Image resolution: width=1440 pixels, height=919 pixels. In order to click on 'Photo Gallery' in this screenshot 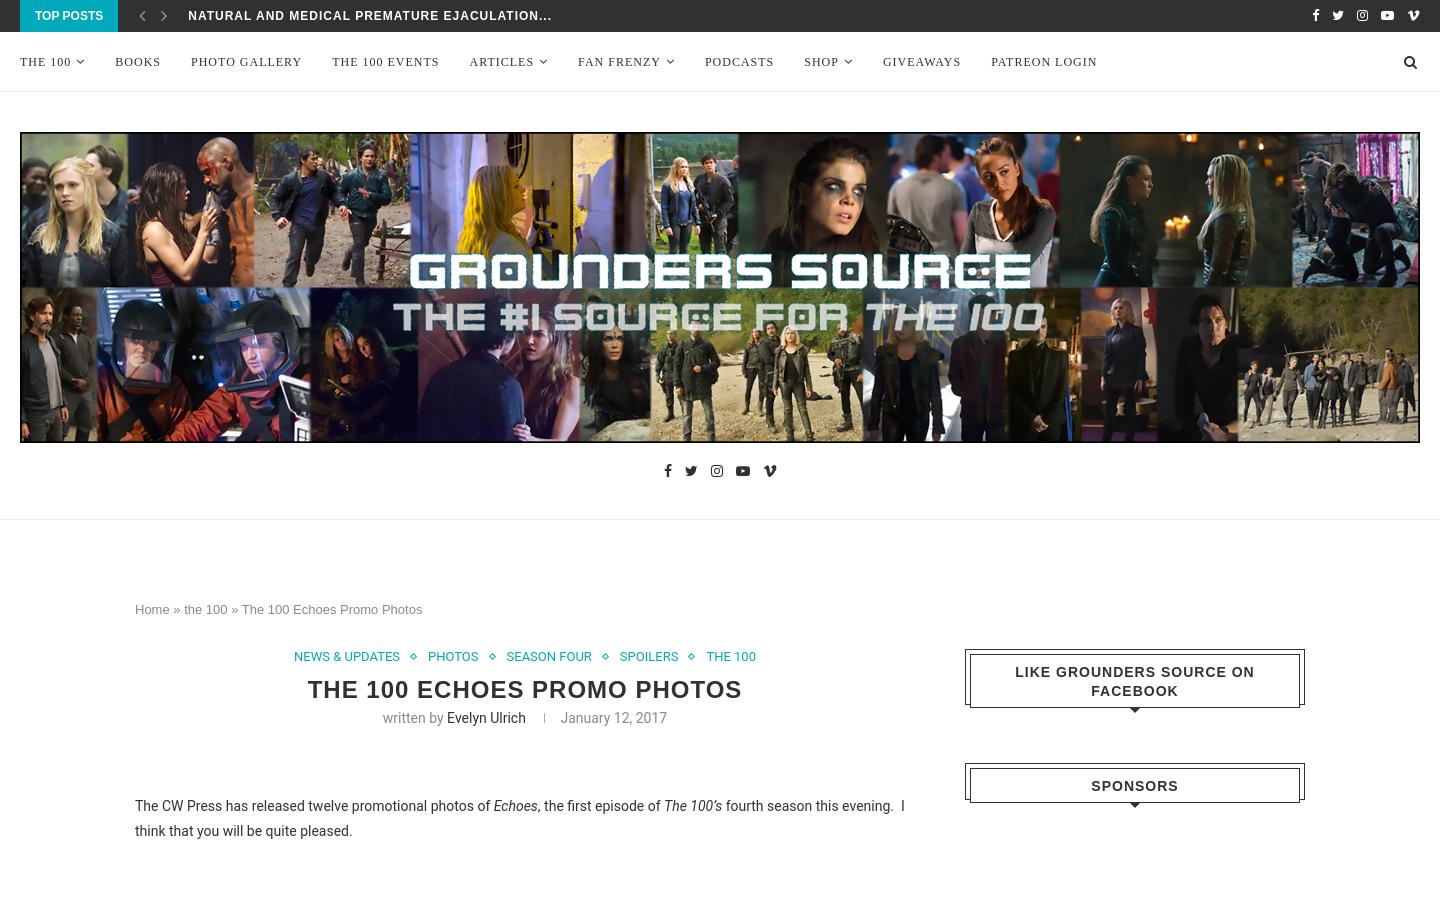, I will do `click(245, 62)`.